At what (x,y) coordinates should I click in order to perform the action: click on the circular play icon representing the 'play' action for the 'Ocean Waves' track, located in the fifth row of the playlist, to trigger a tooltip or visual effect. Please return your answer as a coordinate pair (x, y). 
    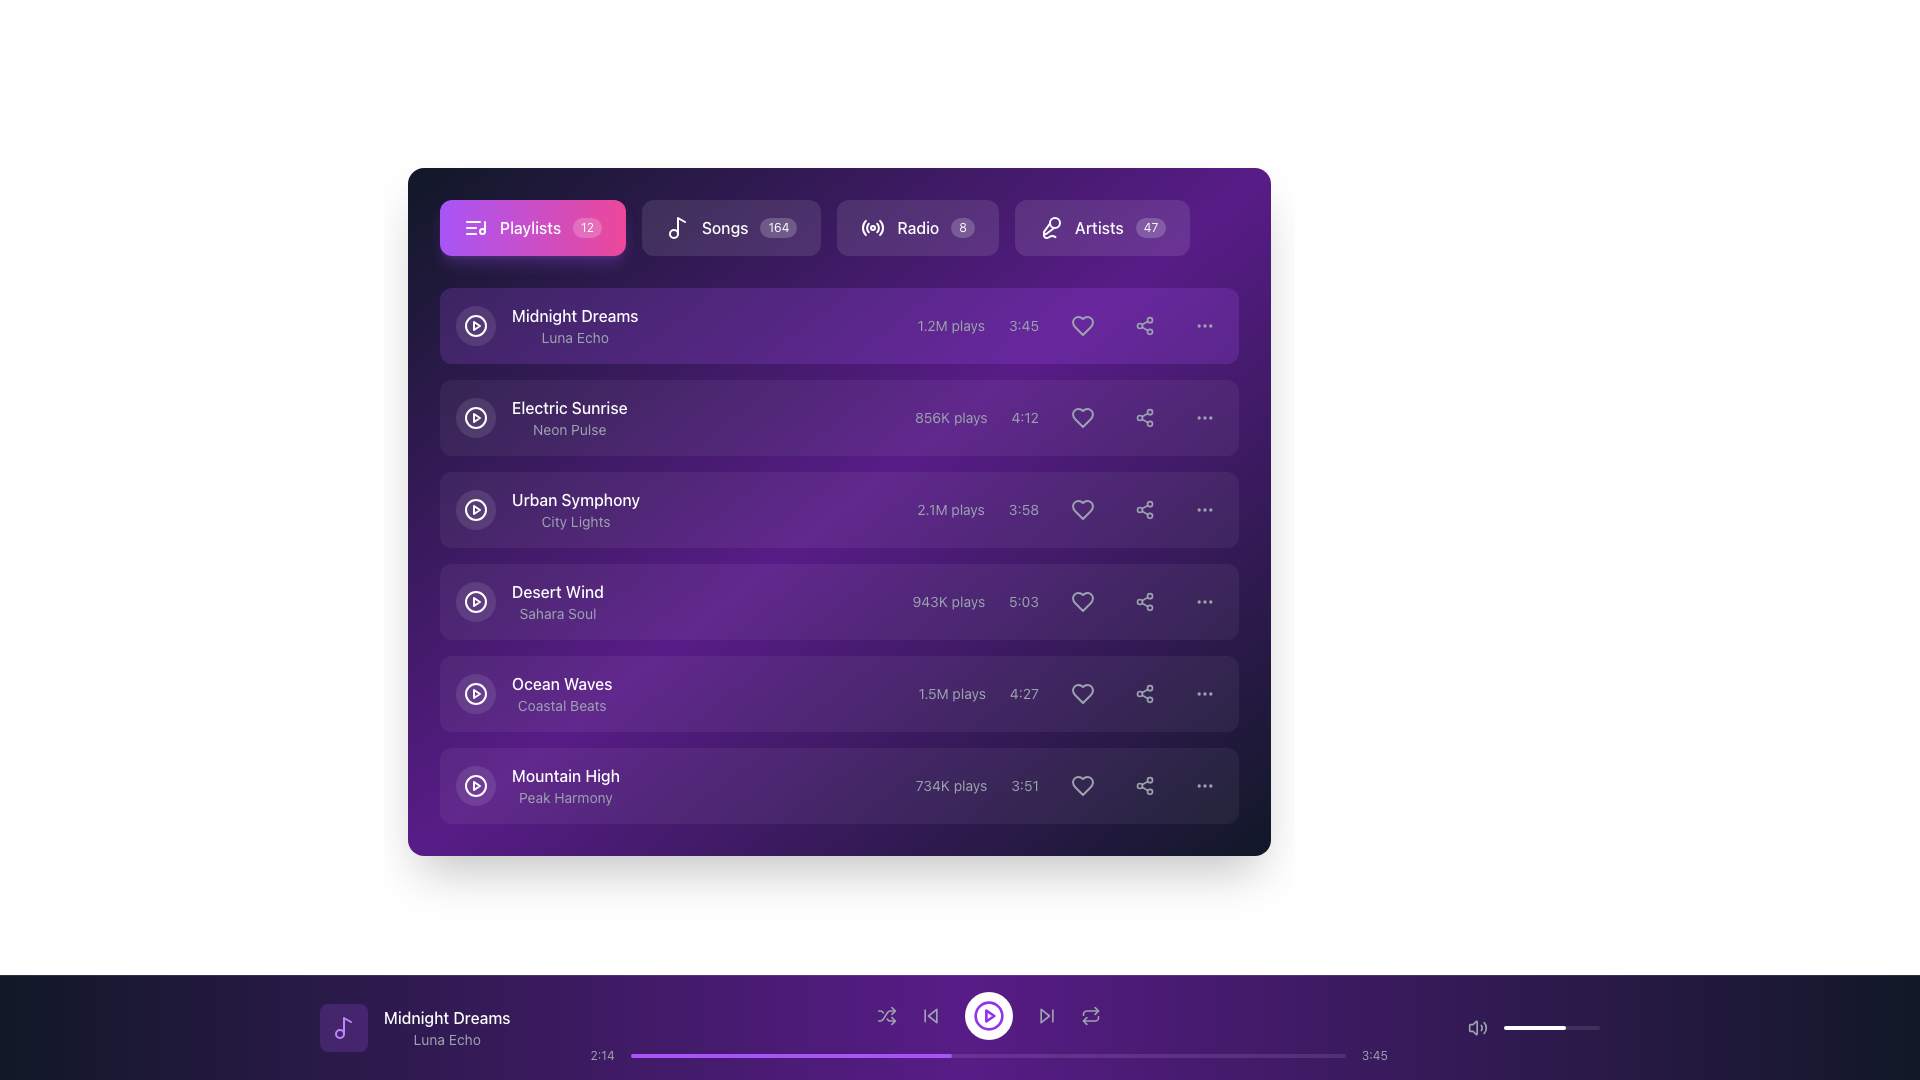
    Looking at the image, I should click on (474, 693).